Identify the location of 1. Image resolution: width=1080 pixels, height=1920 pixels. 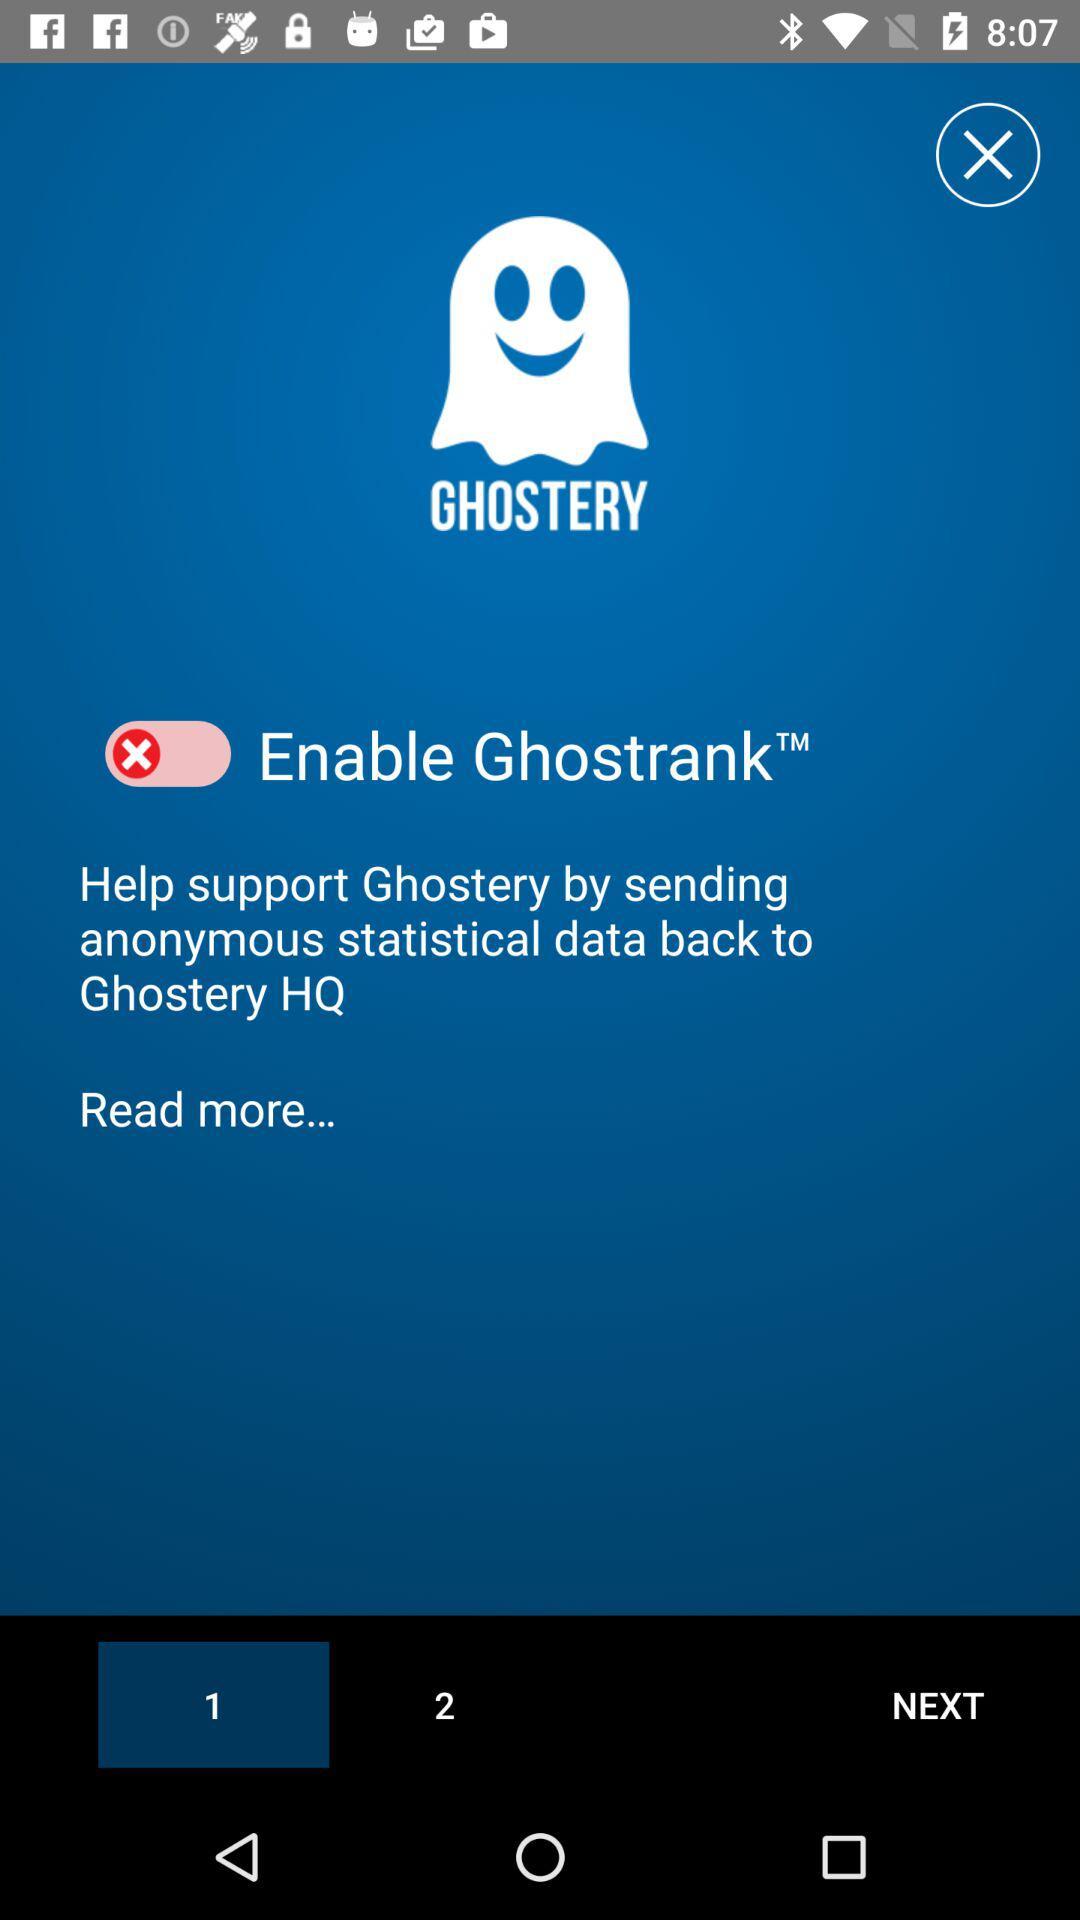
(213, 1703).